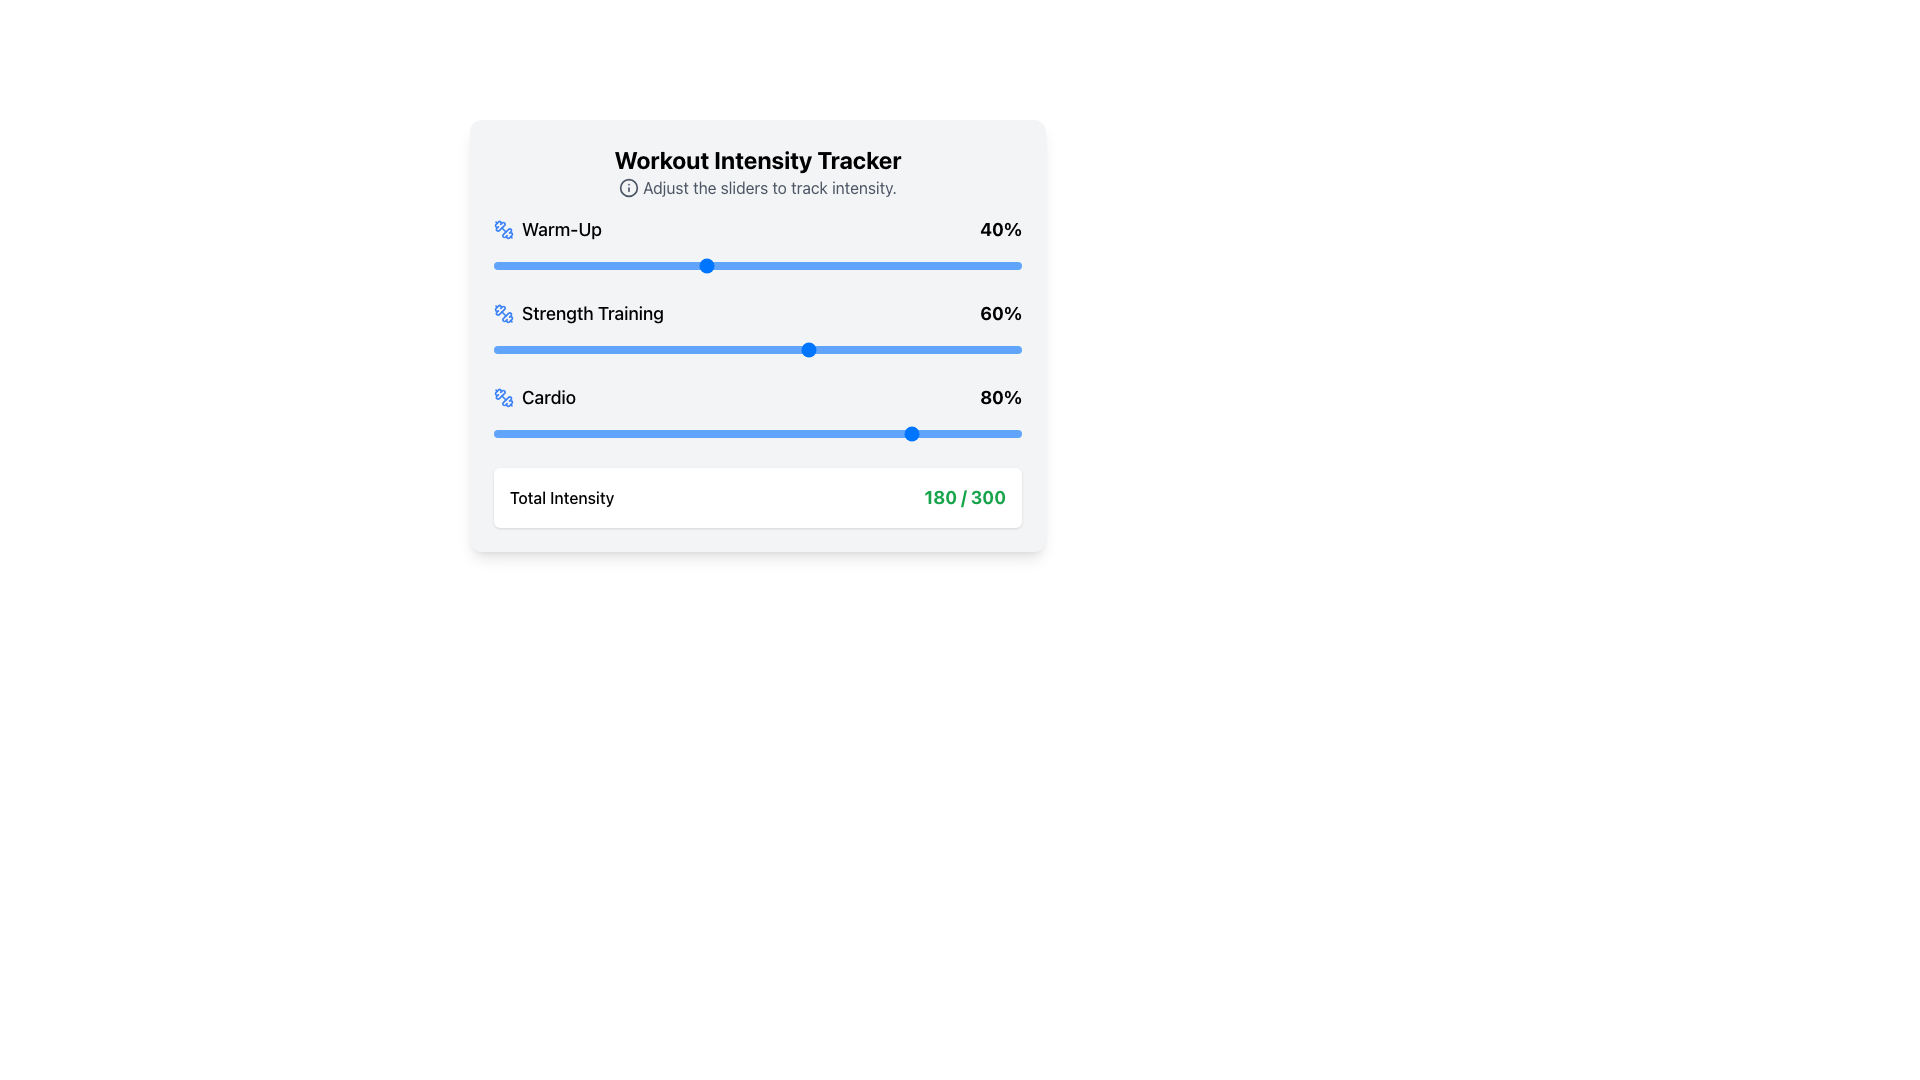 The image size is (1920, 1080). Describe the element at coordinates (762, 433) in the screenshot. I see `the cardio intensity slider` at that location.